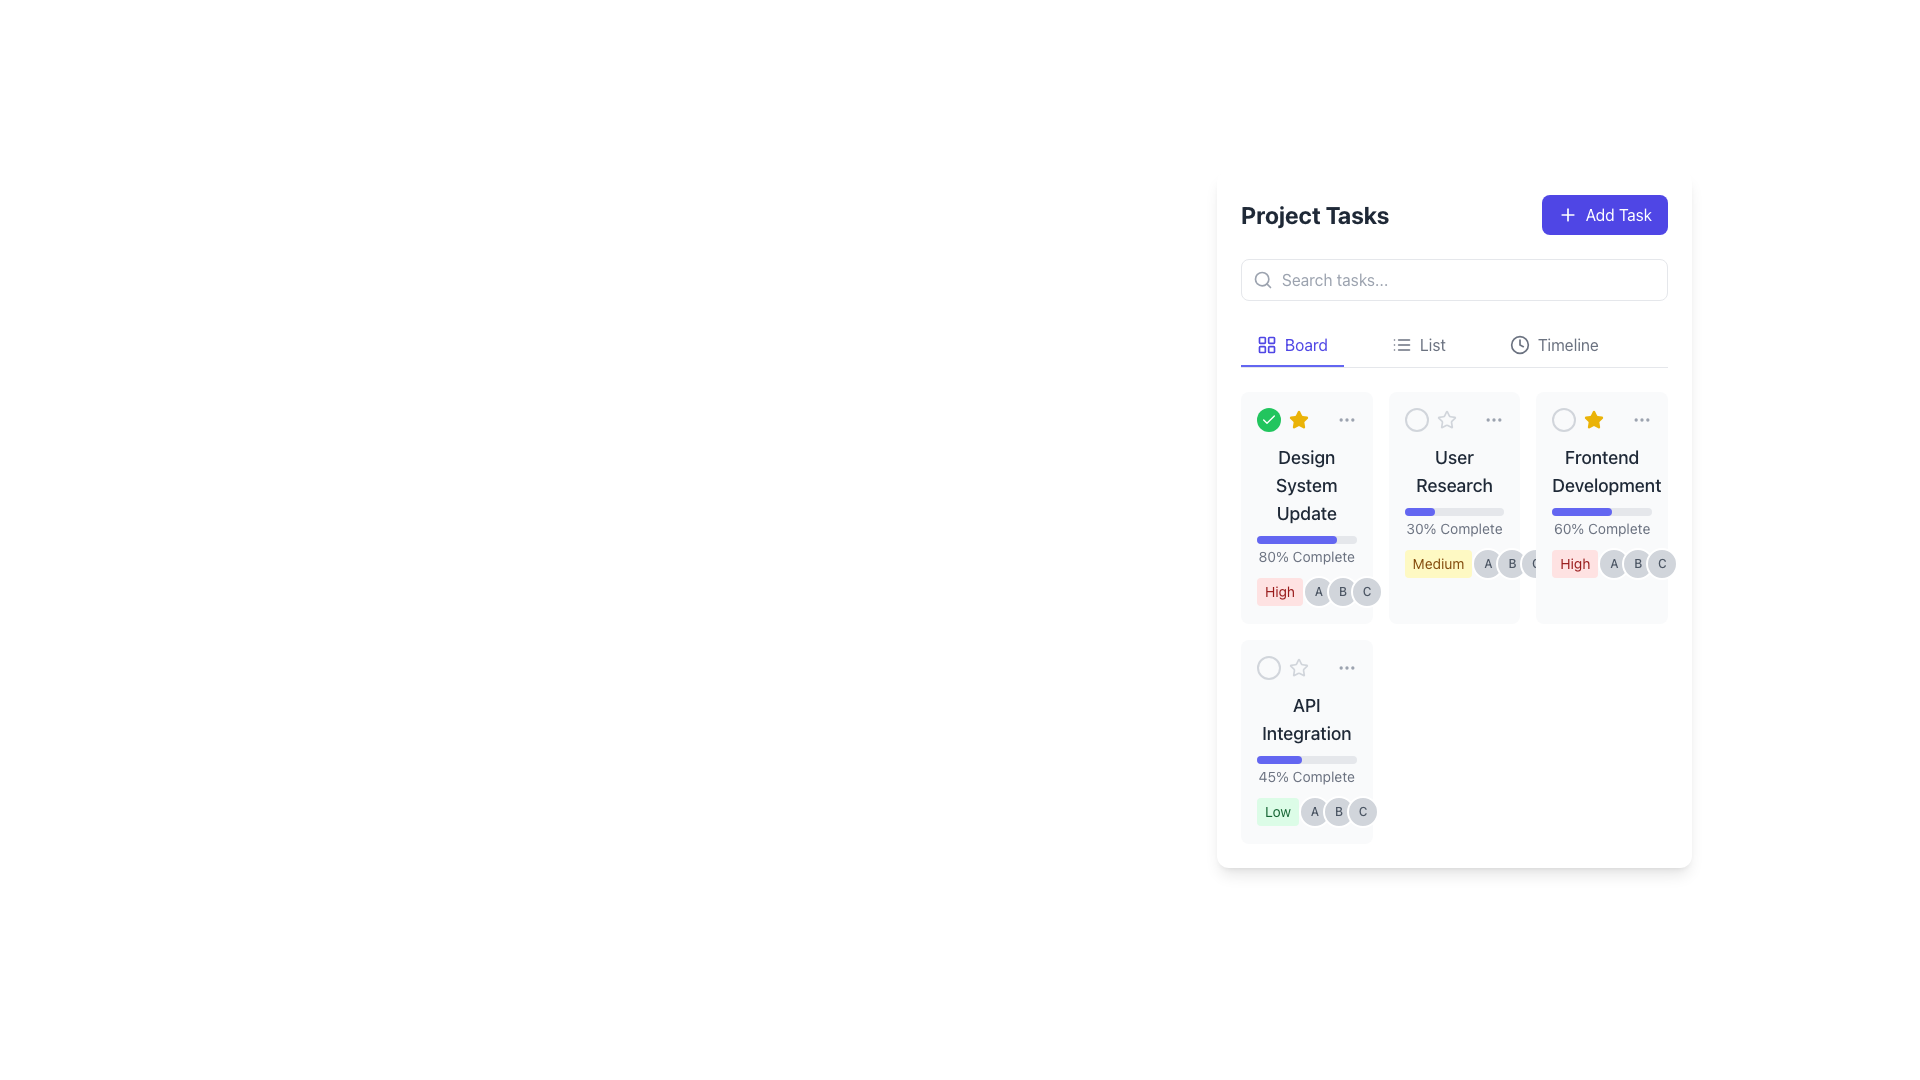 This screenshot has width=1920, height=1080. I want to click on the 'Add Task' button located in the top-right corner of the 'Project Tasks' panel, so click(1604, 215).